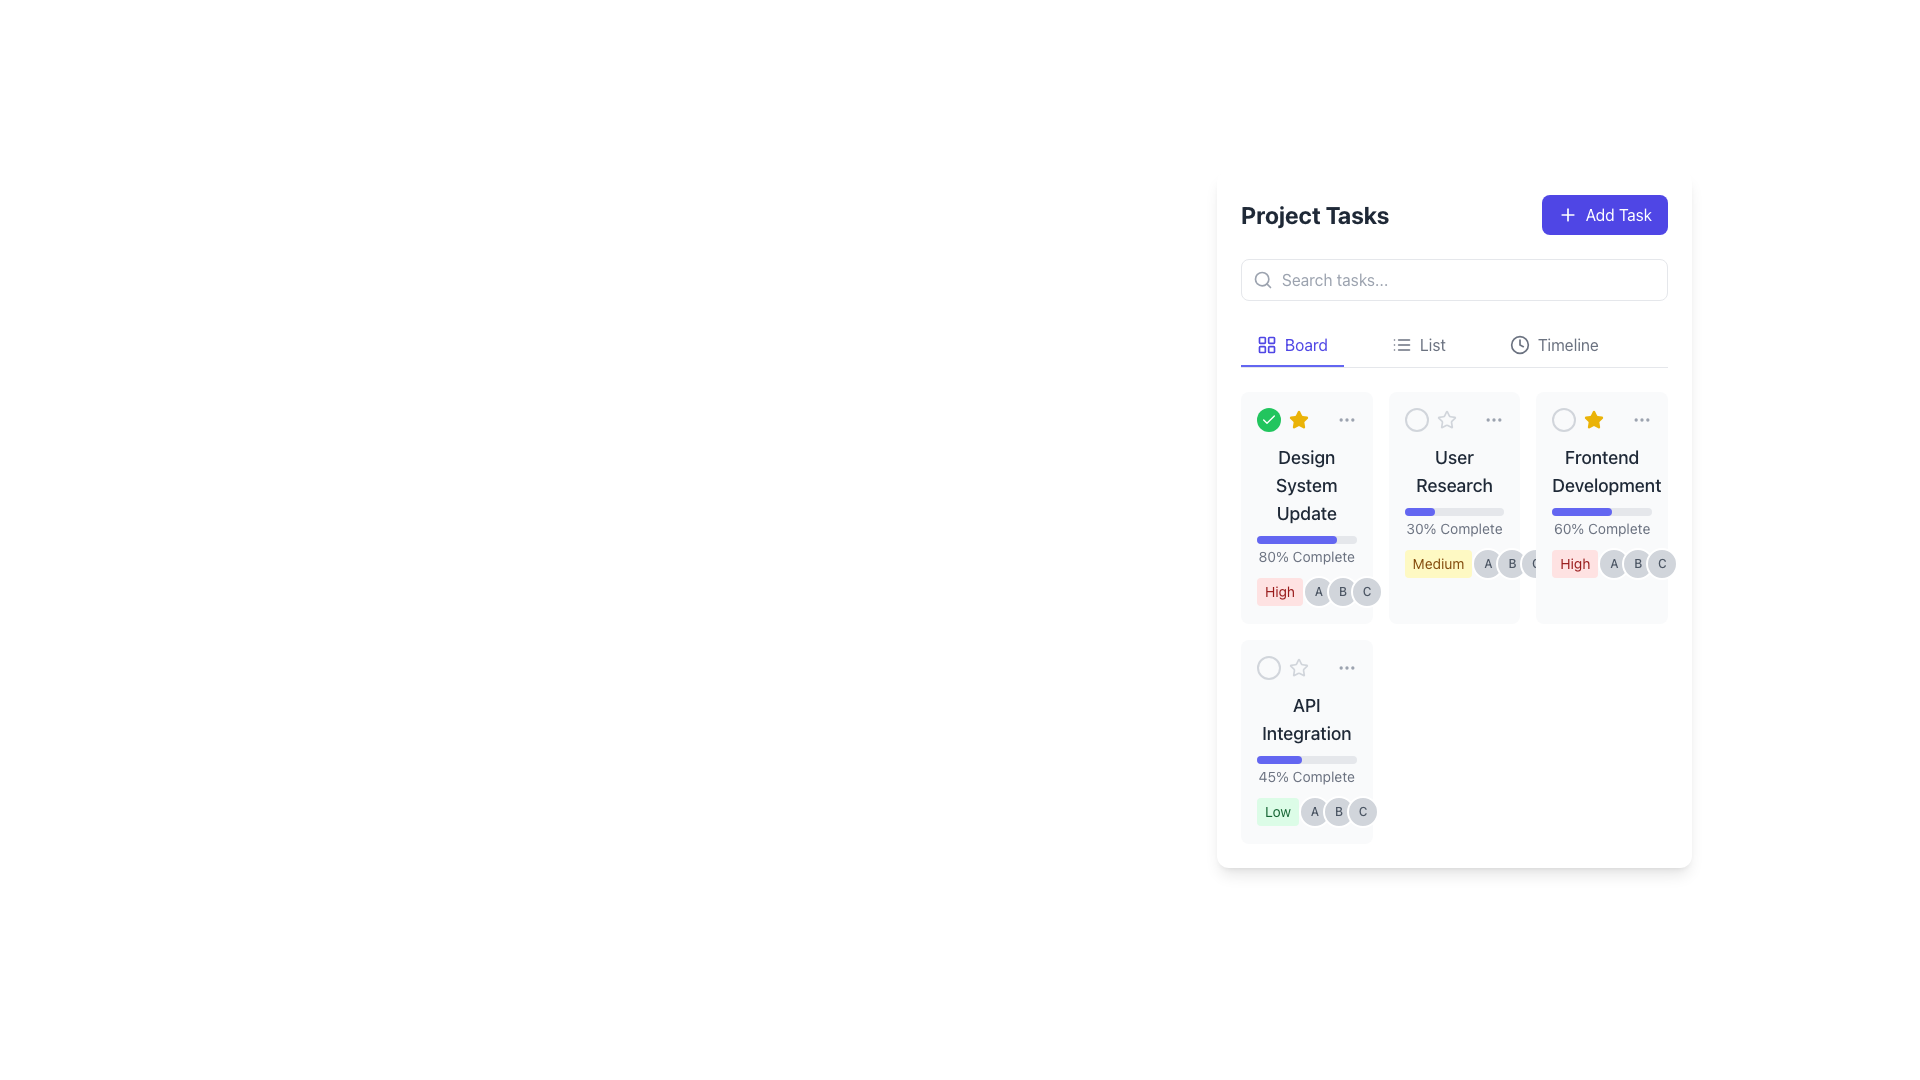 This screenshot has width=1920, height=1080. I want to click on the 'Add Task' button located in the top-right corner of the 'Project Tasks' panel, so click(1604, 215).